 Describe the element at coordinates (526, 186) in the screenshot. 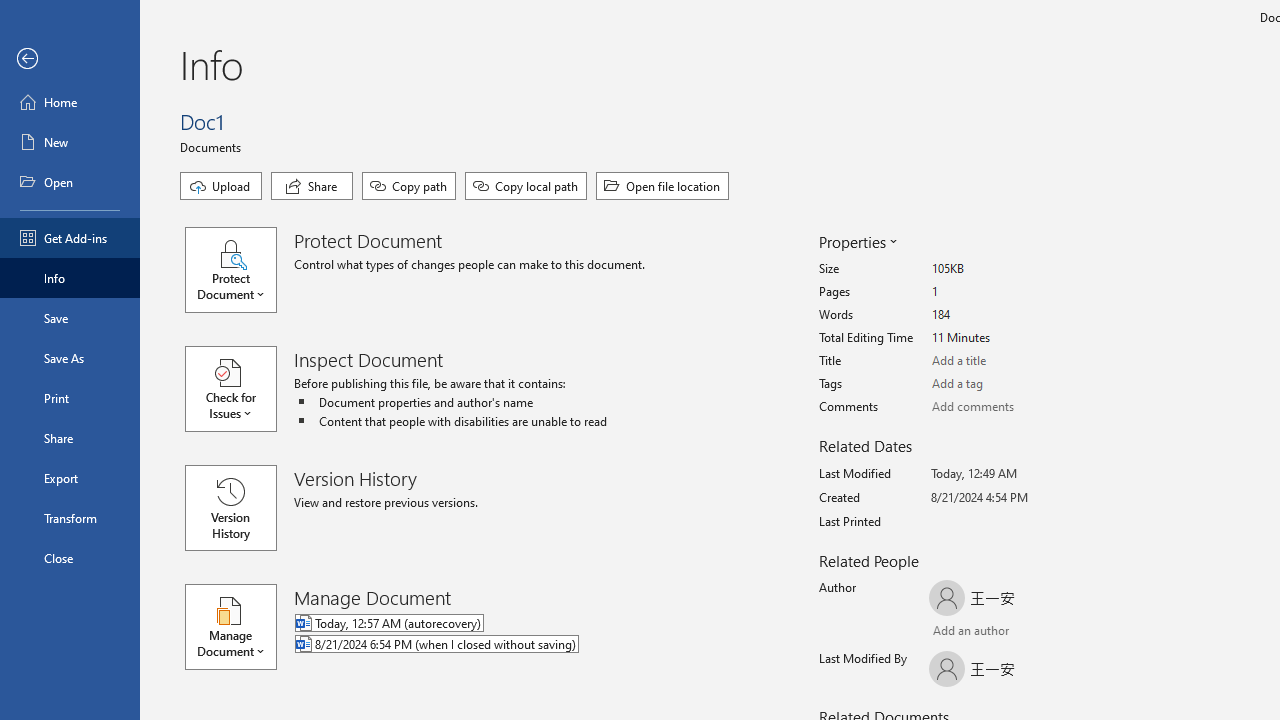

I see `'Copy local path'` at that location.